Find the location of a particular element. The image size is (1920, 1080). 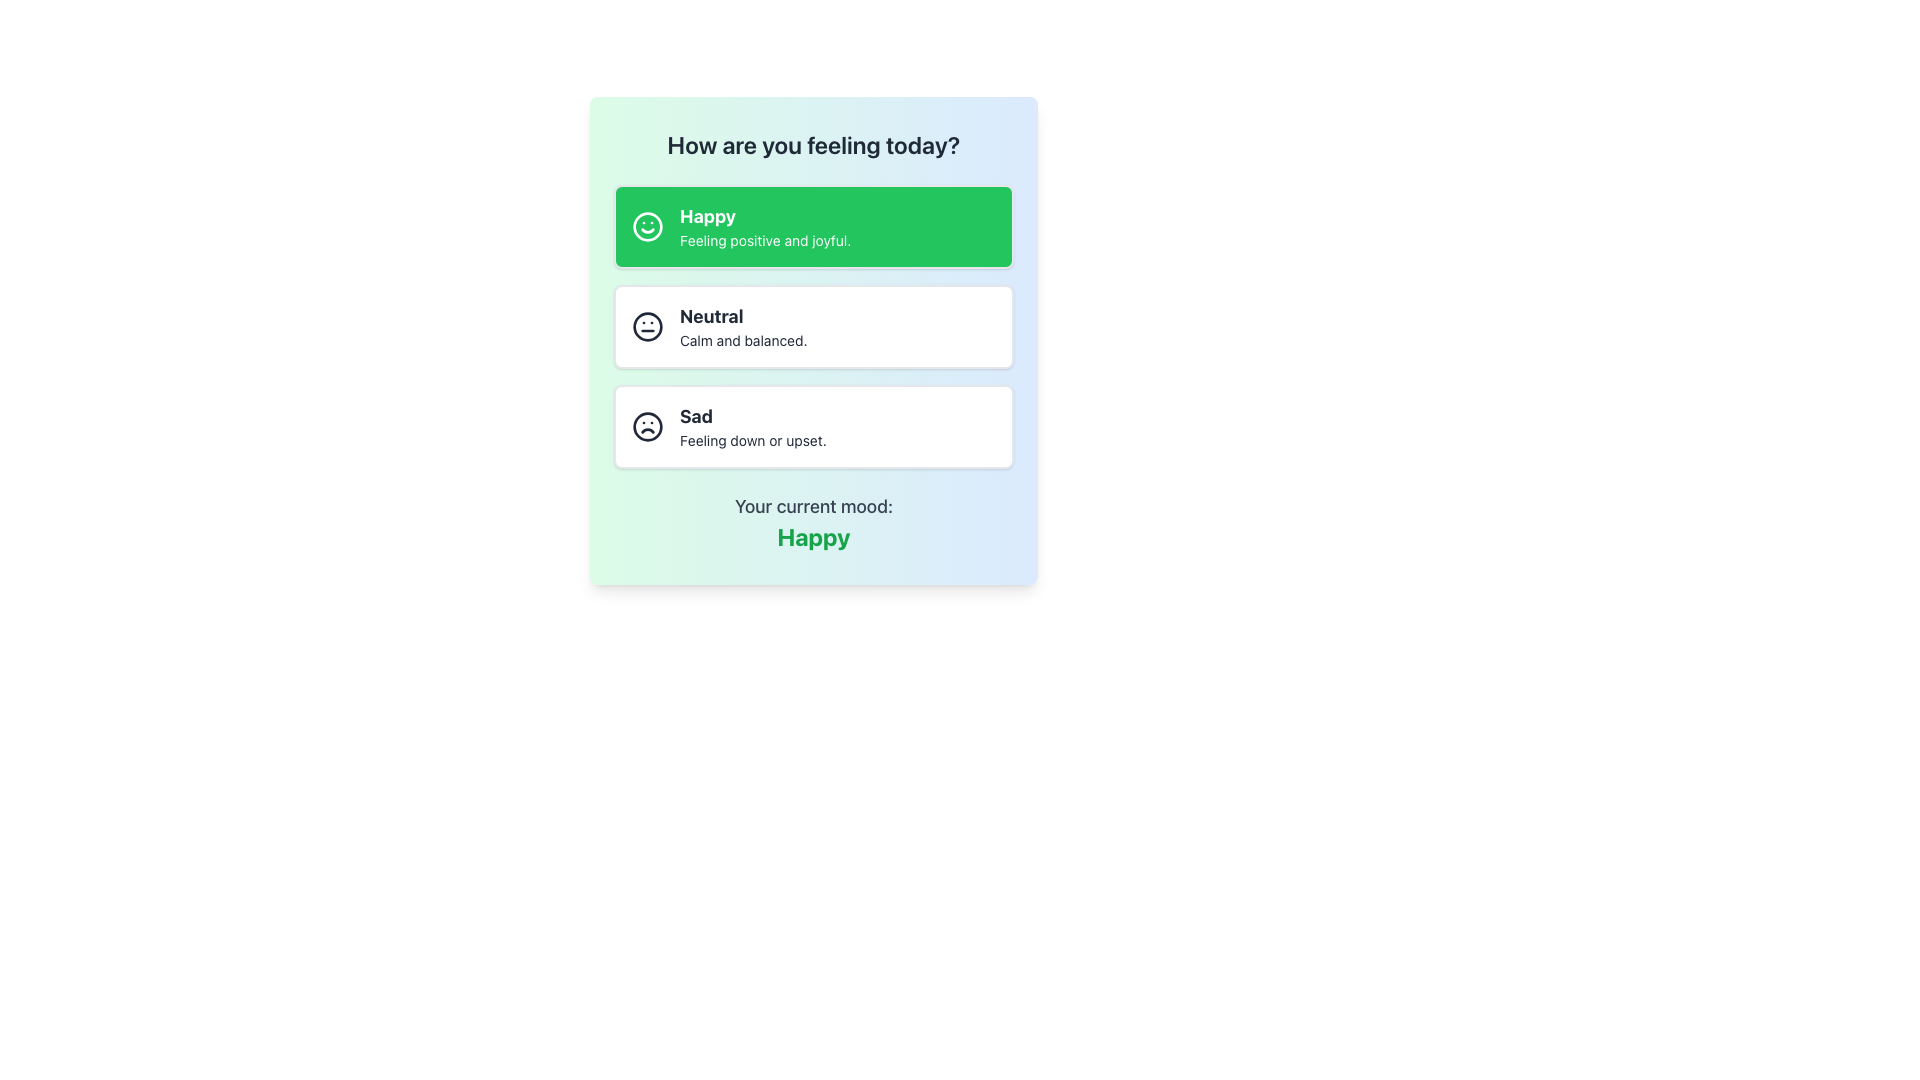

the bold, centered question text saying 'How are you feeling today?' which is positioned at the top of a card with a gradient background is located at coordinates (814, 144).